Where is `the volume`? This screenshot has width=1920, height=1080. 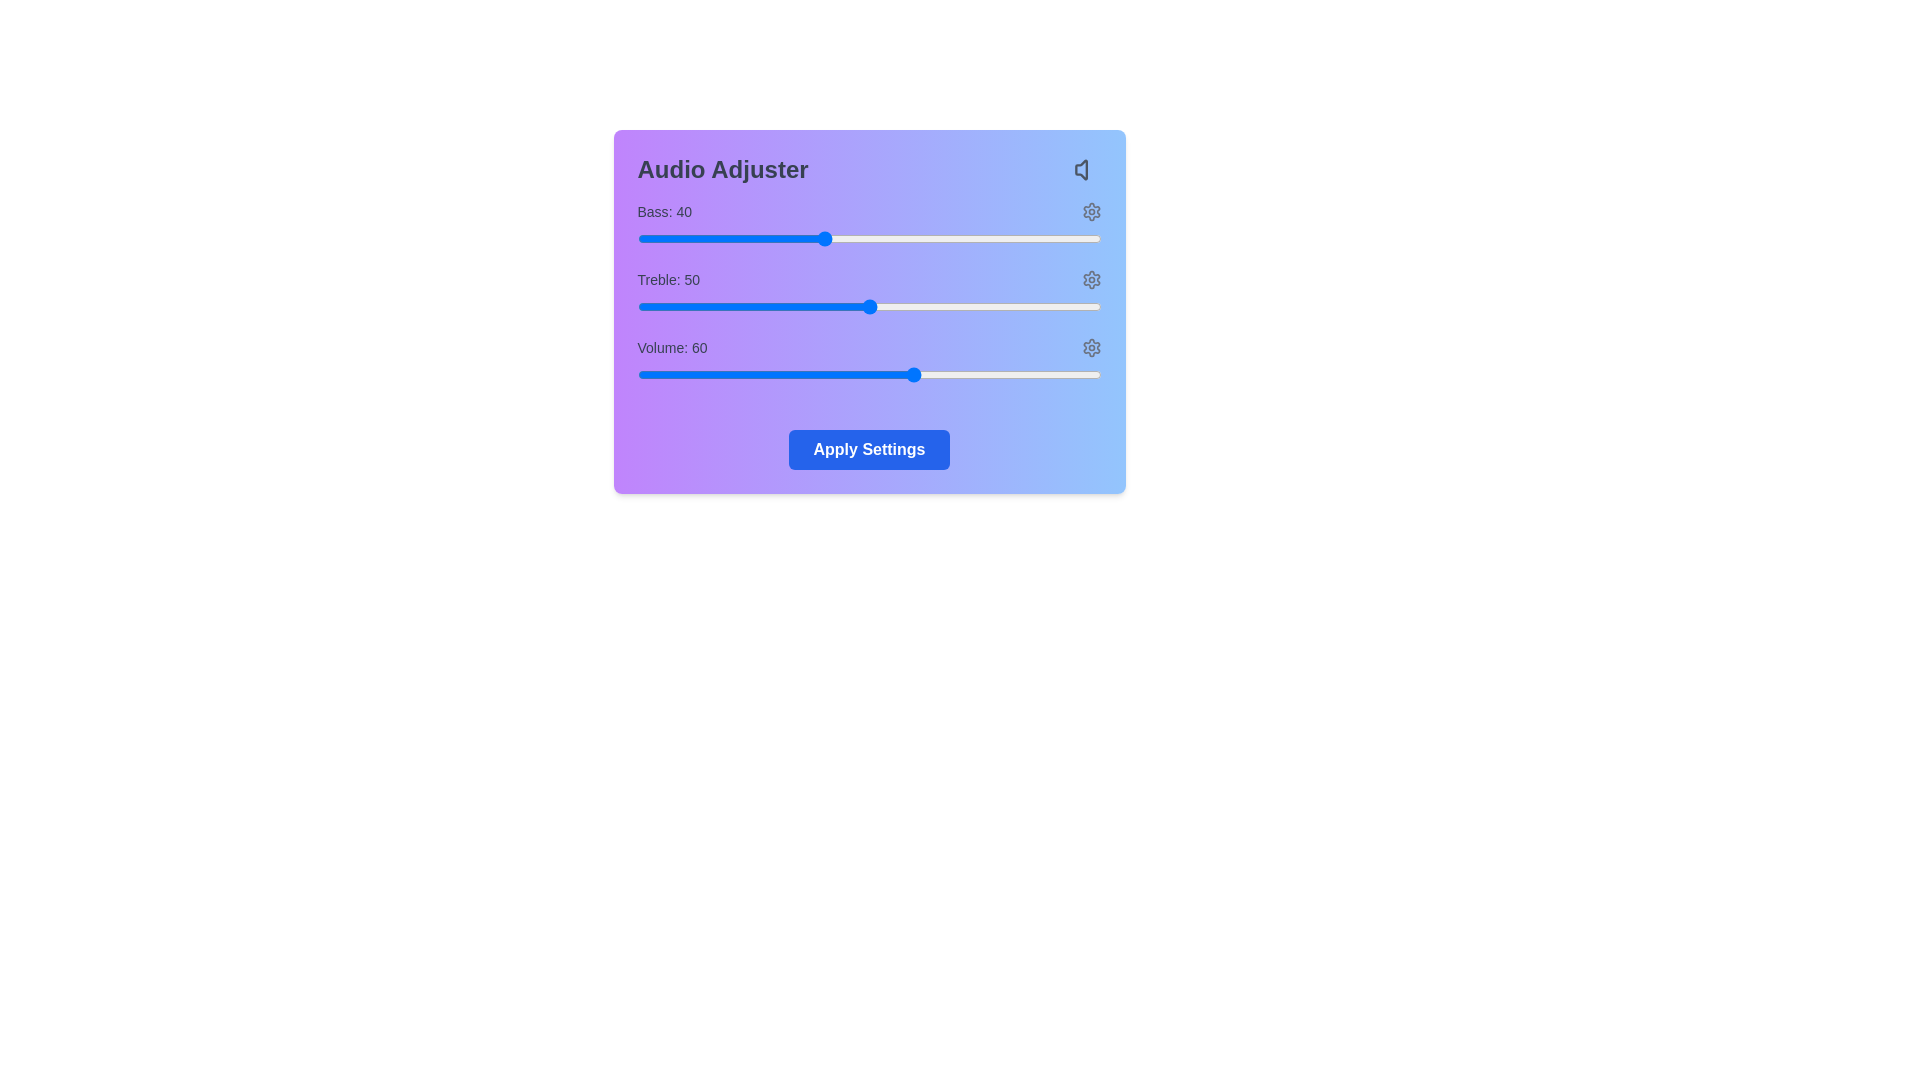
the volume is located at coordinates (919, 374).